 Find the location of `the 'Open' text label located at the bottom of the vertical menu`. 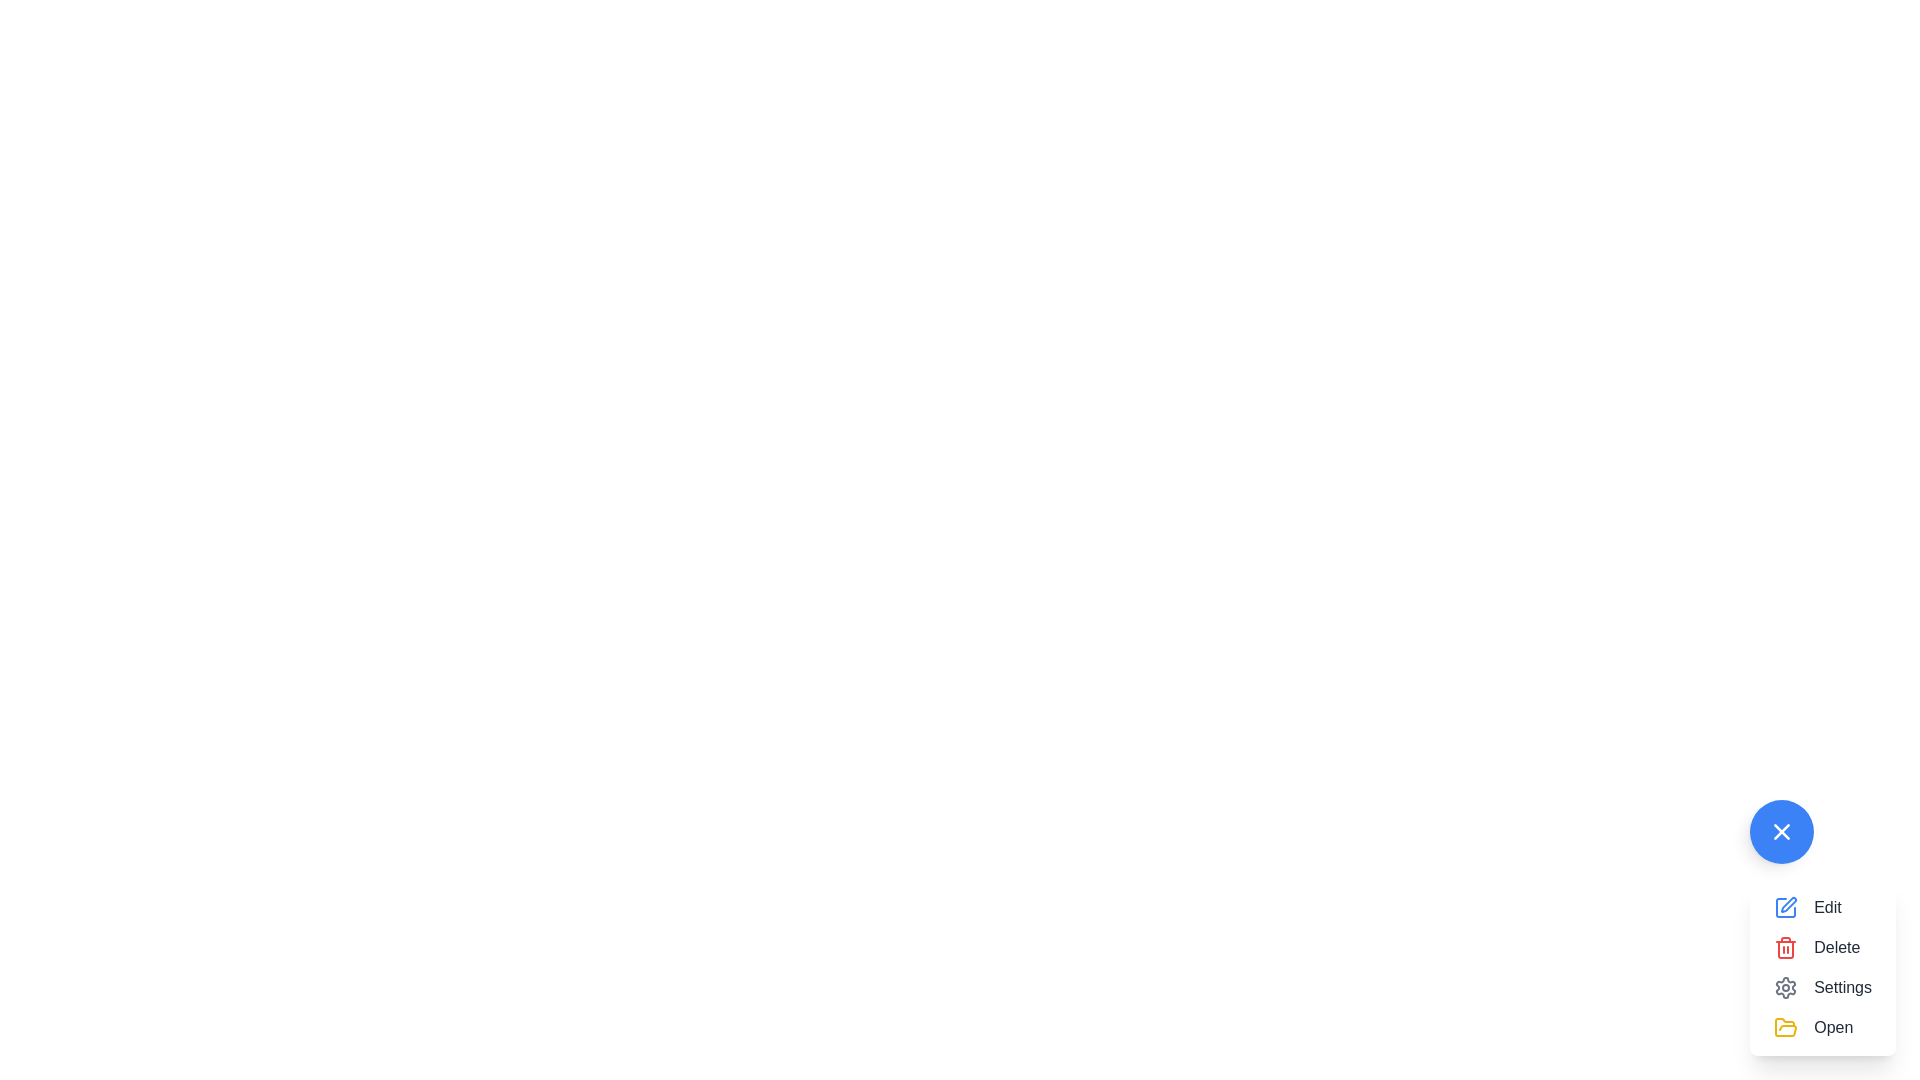

the 'Open' text label located at the bottom of the vertical menu is located at coordinates (1833, 1028).